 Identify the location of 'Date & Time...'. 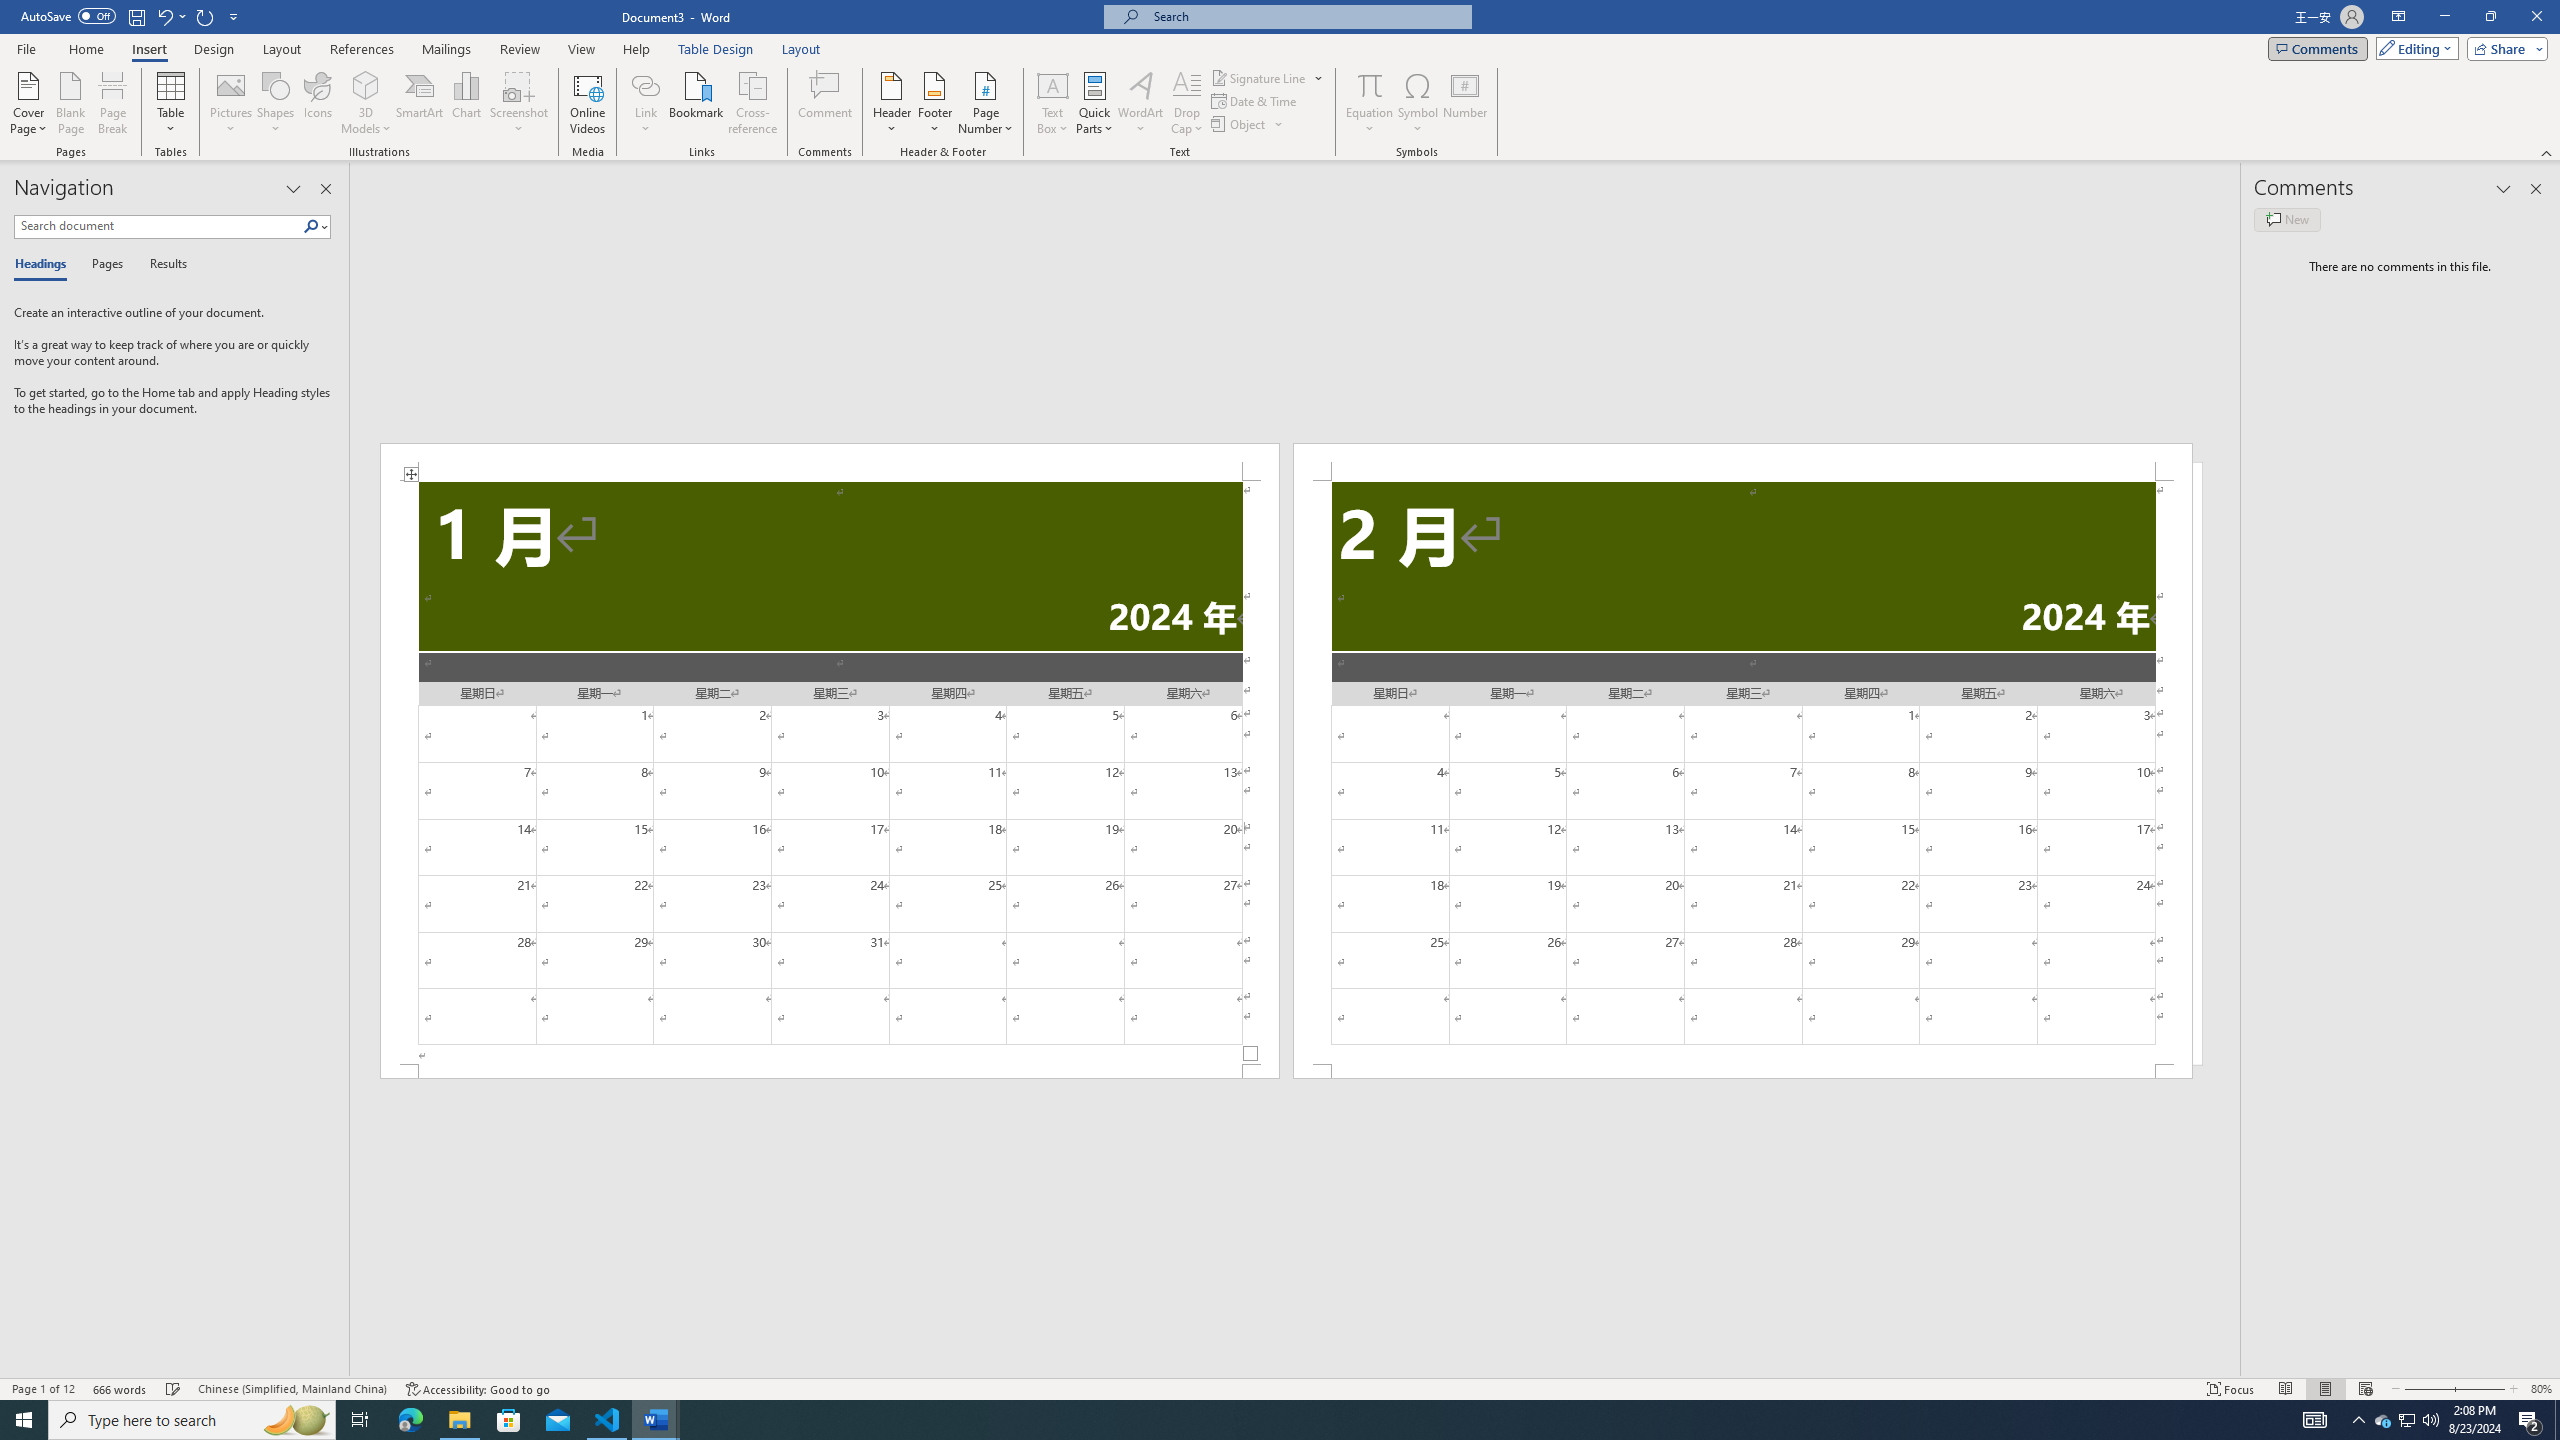
(1255, 99).